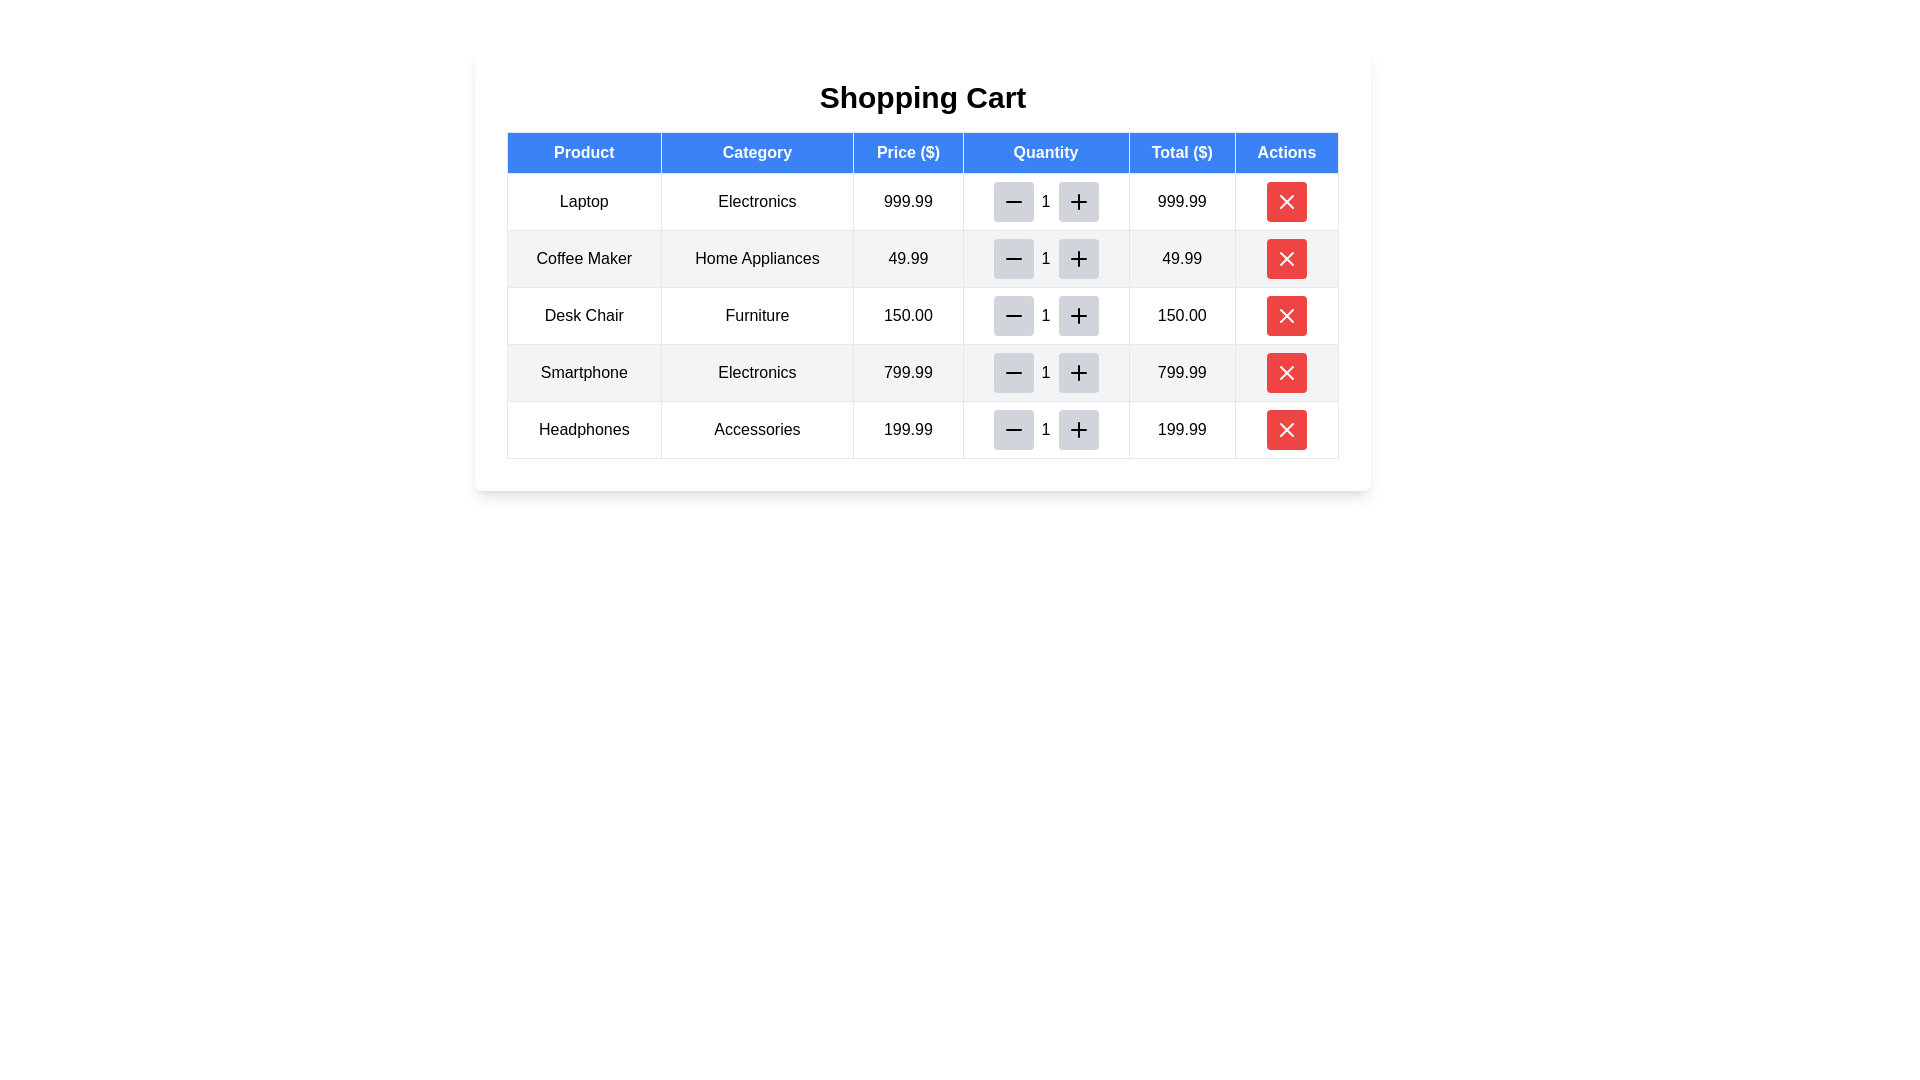  I want to click on the 'Furniture' category label in the shopping cart, located in the third row under the 'Category' column, adjacent to 'Desk Chair' on the left and '150.00' on the right, so click(756, 315).